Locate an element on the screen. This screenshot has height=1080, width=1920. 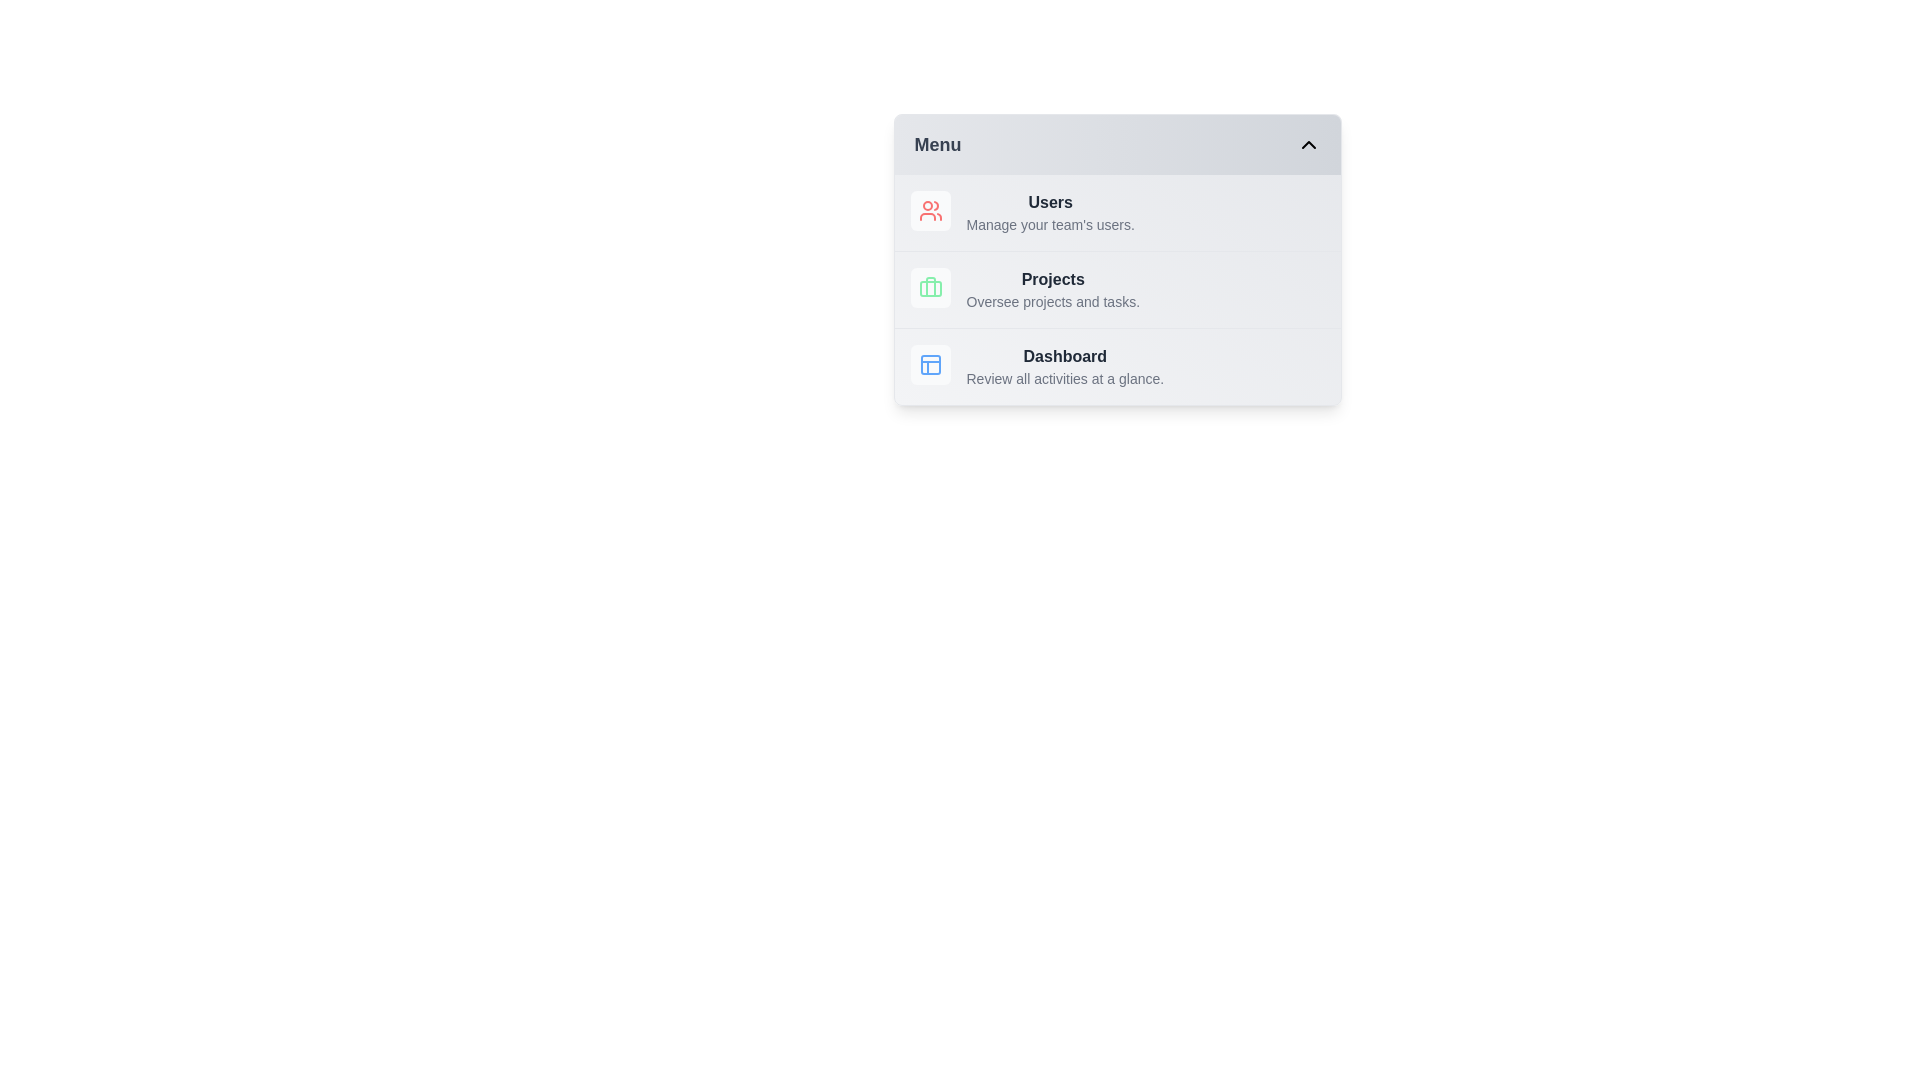
the menu item Projects is located at coordinates (1116, 289).